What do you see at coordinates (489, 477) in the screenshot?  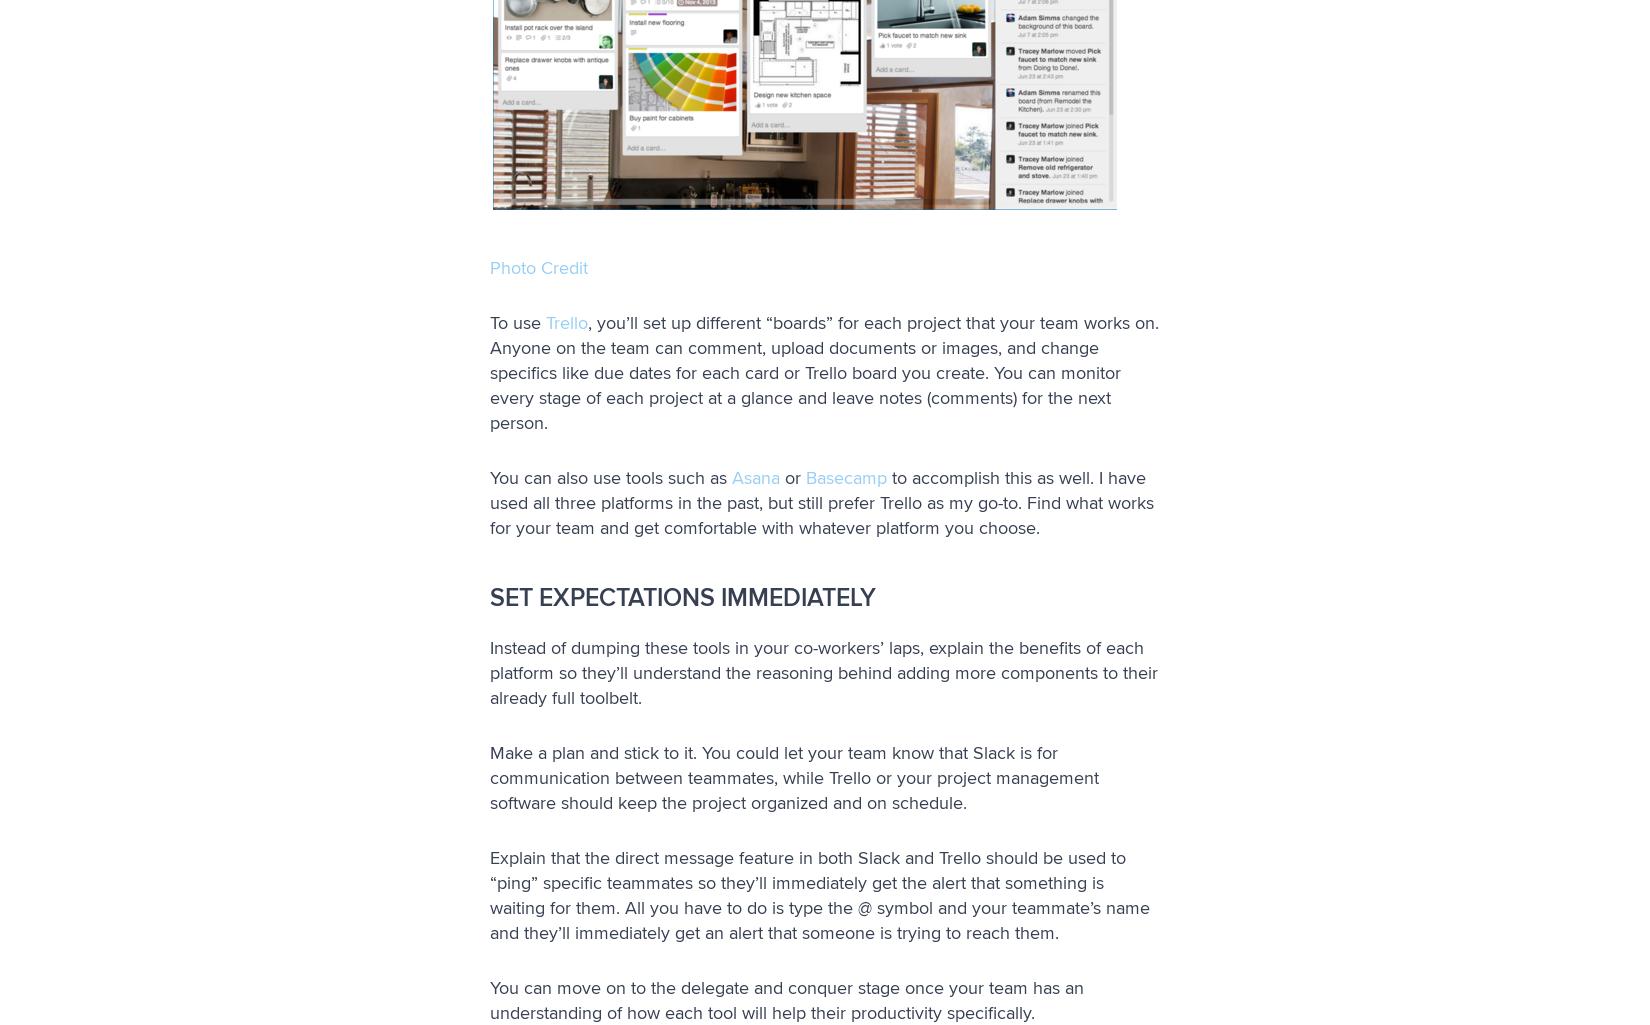 I see `'You can also use tools such as'` at bounding box center [489, 477].